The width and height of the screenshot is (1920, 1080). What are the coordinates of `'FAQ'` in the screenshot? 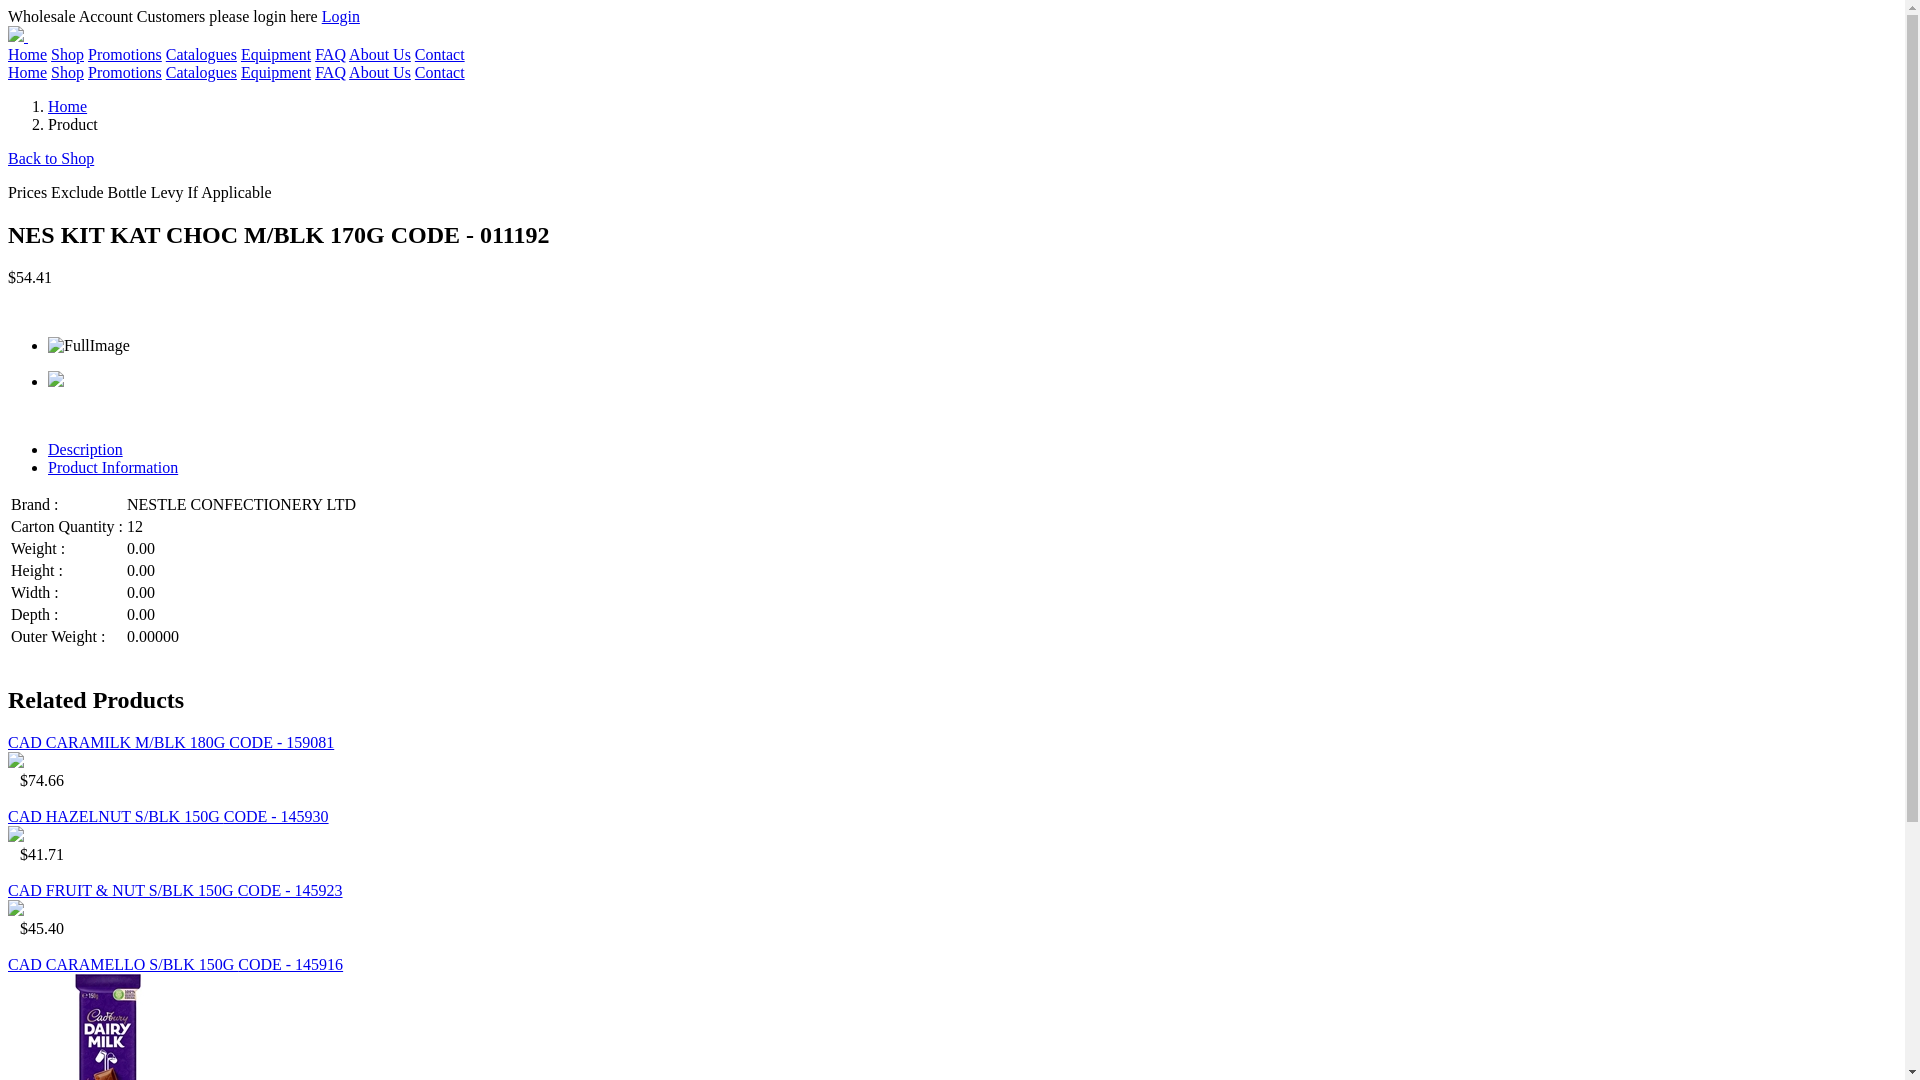 It's located at (330, 53).